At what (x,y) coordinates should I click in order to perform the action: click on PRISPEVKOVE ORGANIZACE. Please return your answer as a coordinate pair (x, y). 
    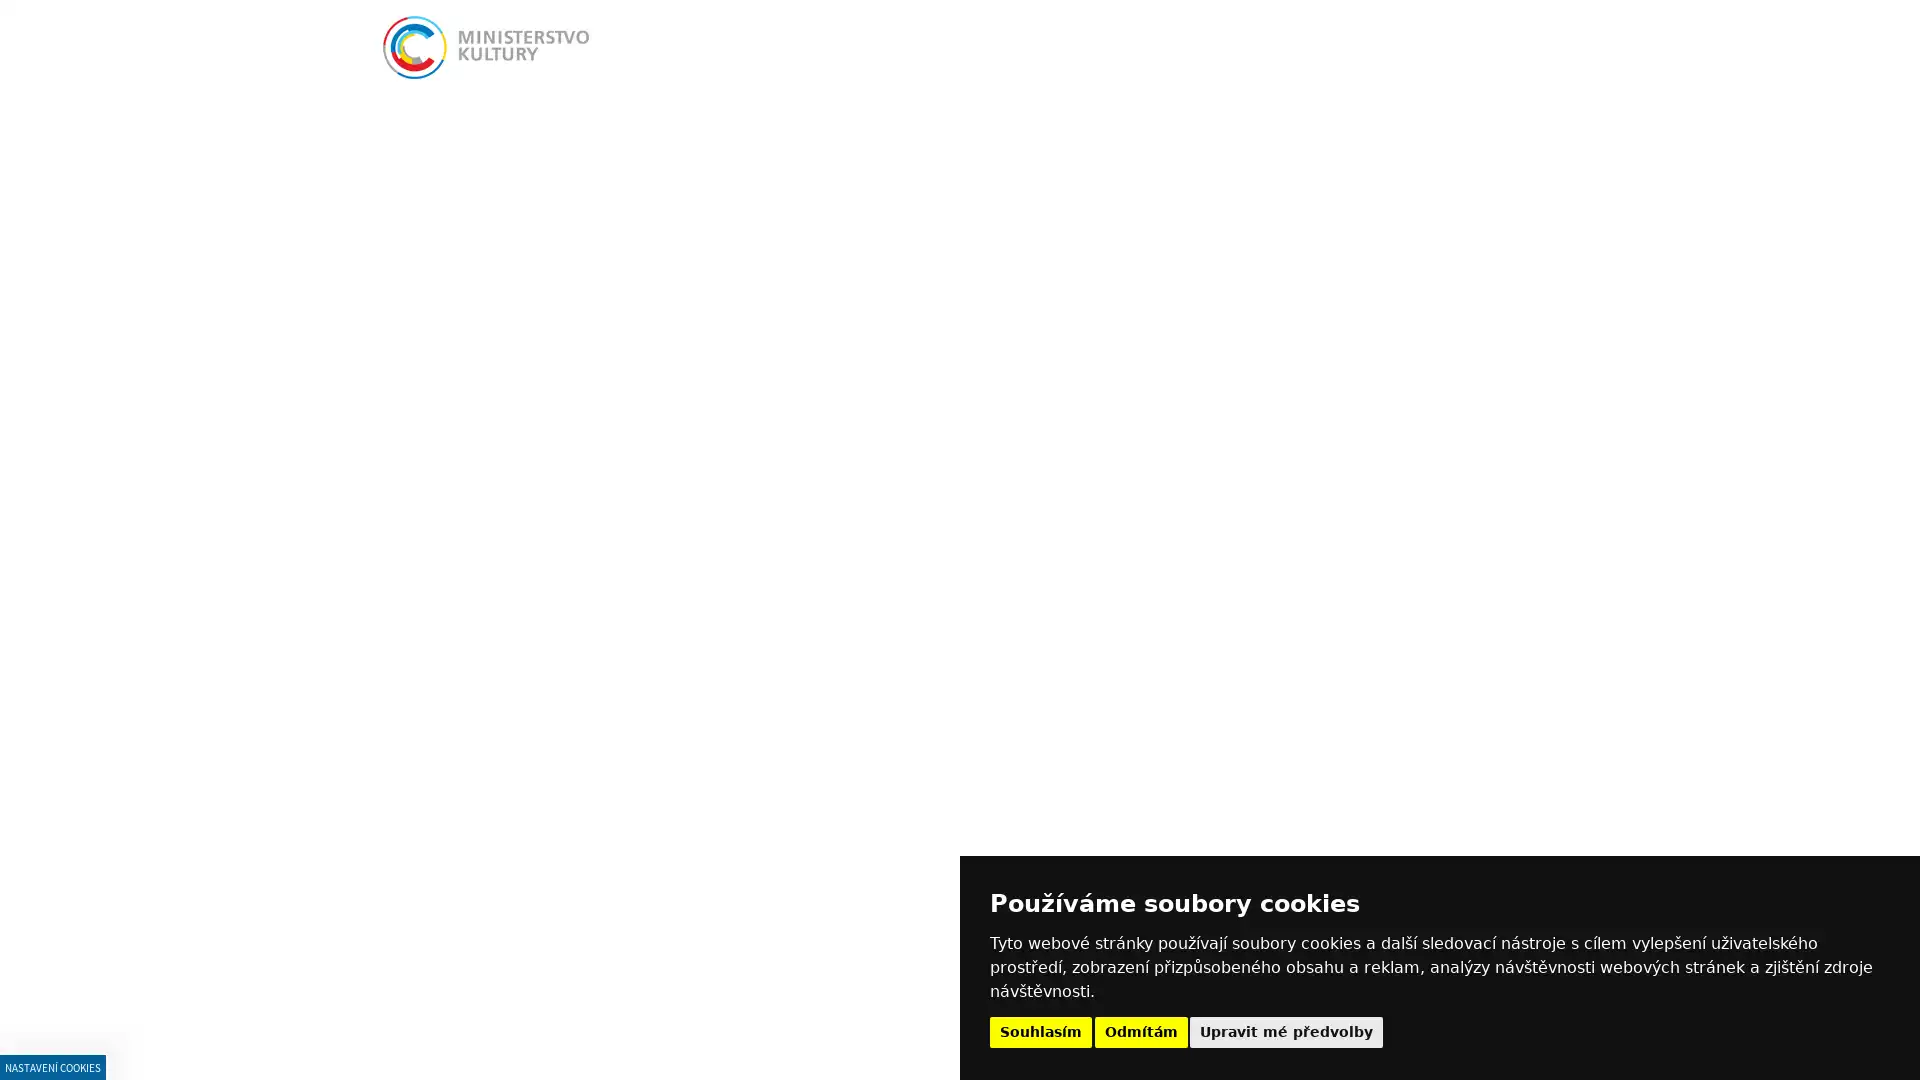
    Looking at the image, I should click on (672, 622).